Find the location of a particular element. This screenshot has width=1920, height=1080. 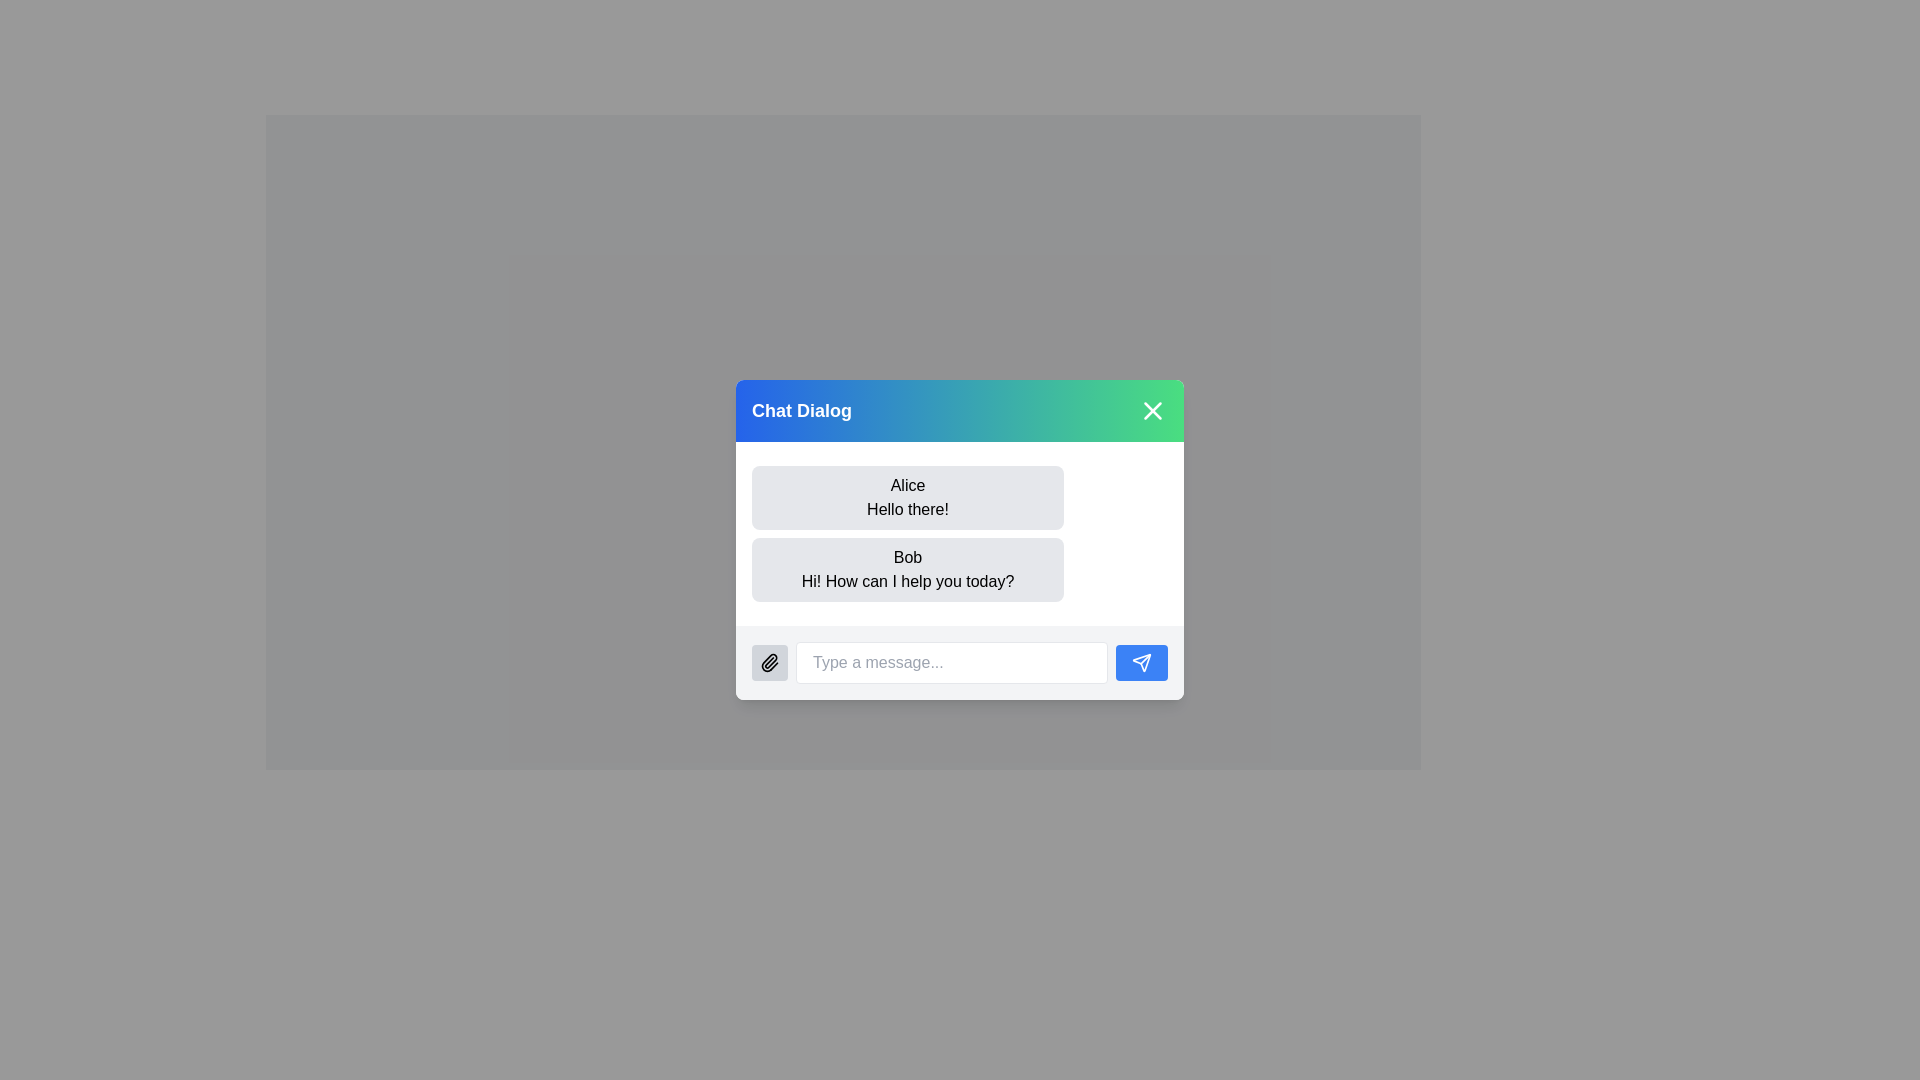

the sender's name identifier text label located in the top-left corner of the chat bubble, which precedes the message text 'Hello there!' is located at coordinates (906, 486).